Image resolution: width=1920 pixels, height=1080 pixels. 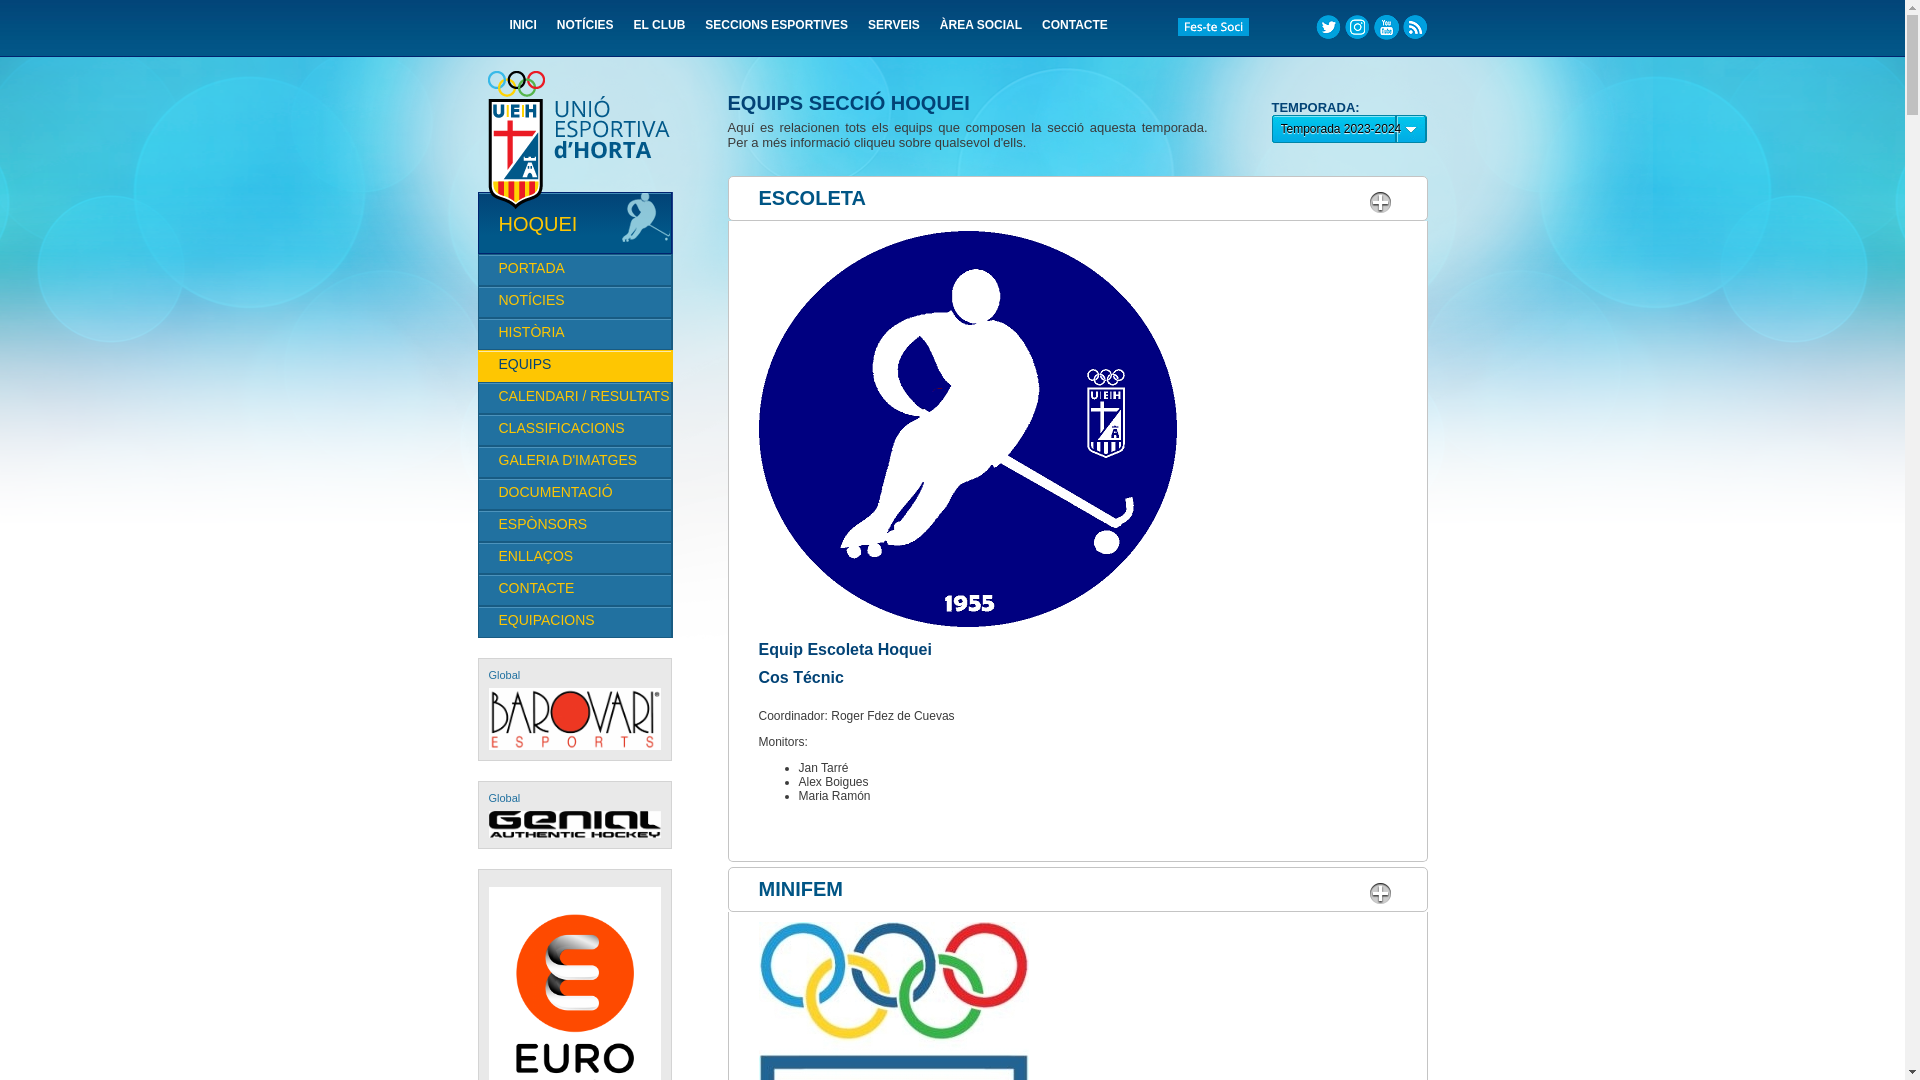 What do you see at coordinates (477, 620) in the screenshot?
I see `'EQUIPACIONS'` at bounding box center [477, 620].